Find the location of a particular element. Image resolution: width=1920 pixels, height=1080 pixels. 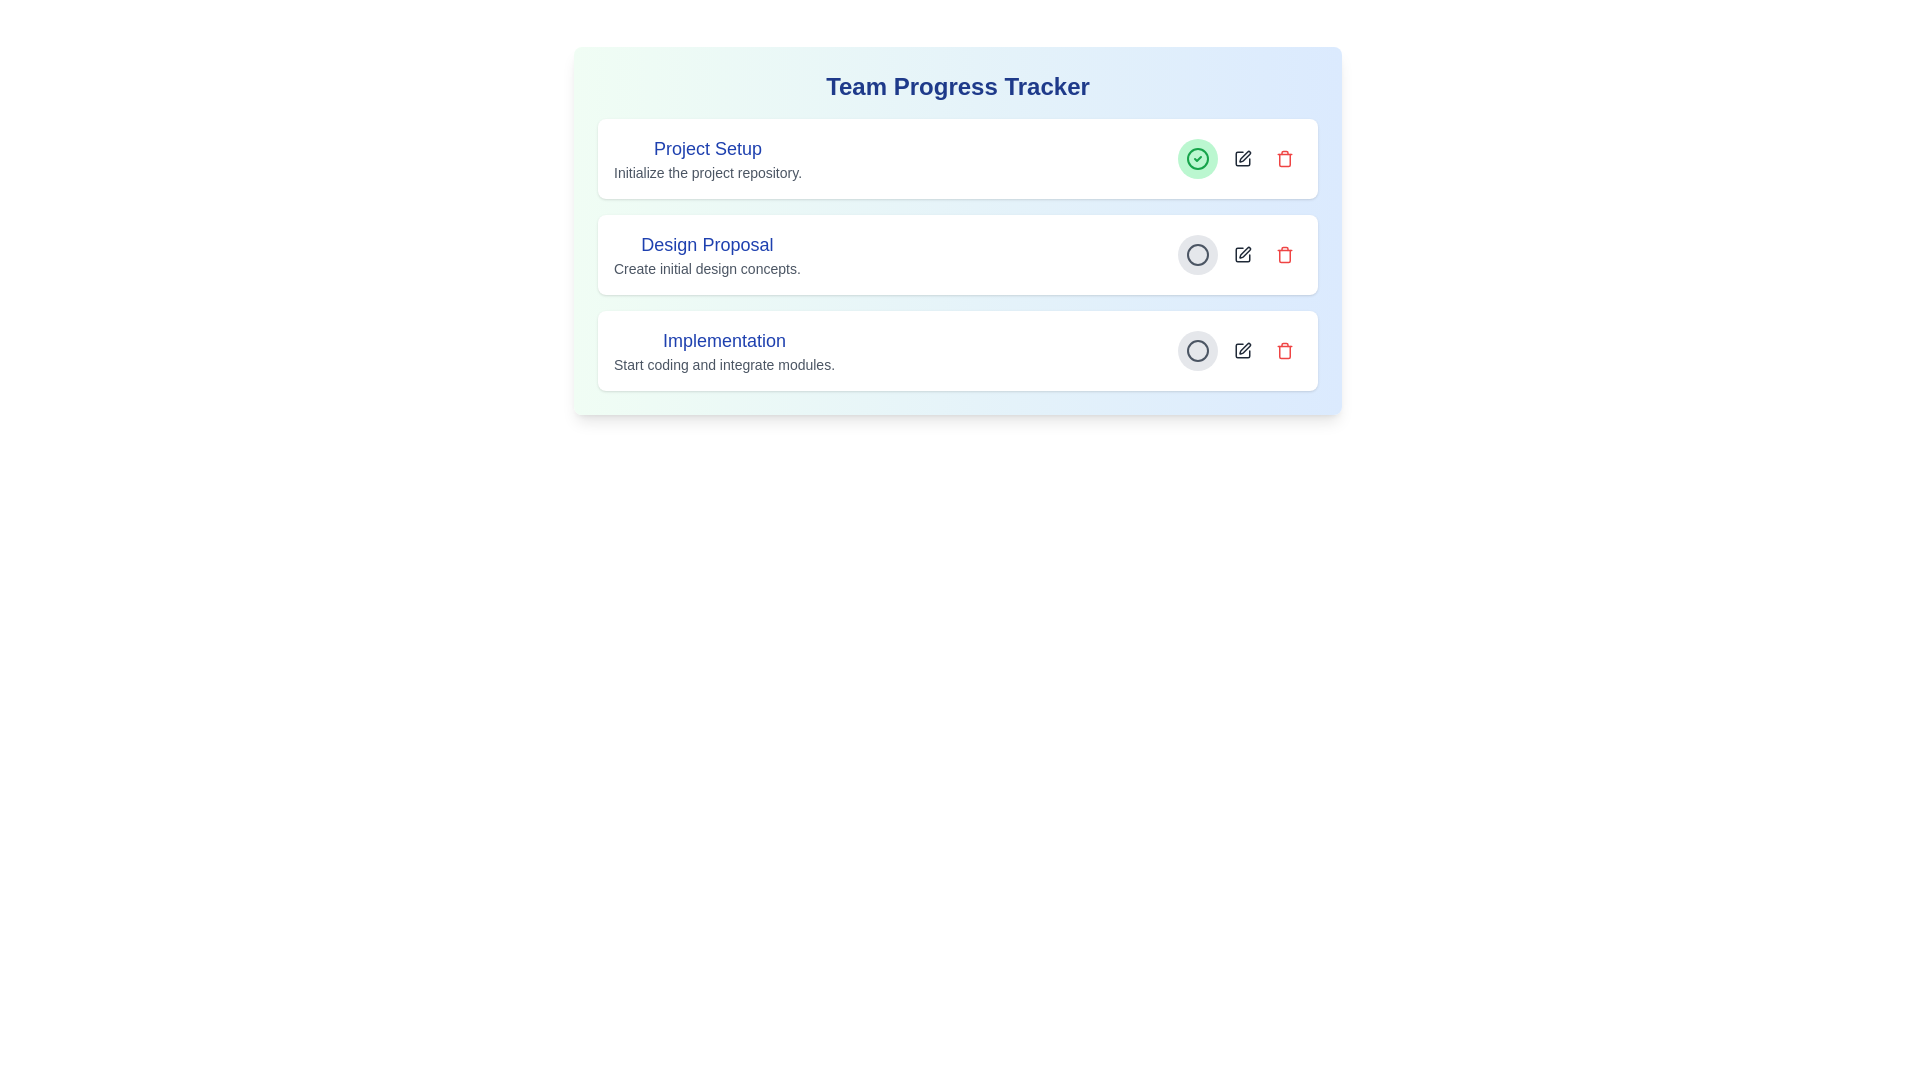

edit button for the task titled 'Implementation' is located at coordinates (1242, 350).